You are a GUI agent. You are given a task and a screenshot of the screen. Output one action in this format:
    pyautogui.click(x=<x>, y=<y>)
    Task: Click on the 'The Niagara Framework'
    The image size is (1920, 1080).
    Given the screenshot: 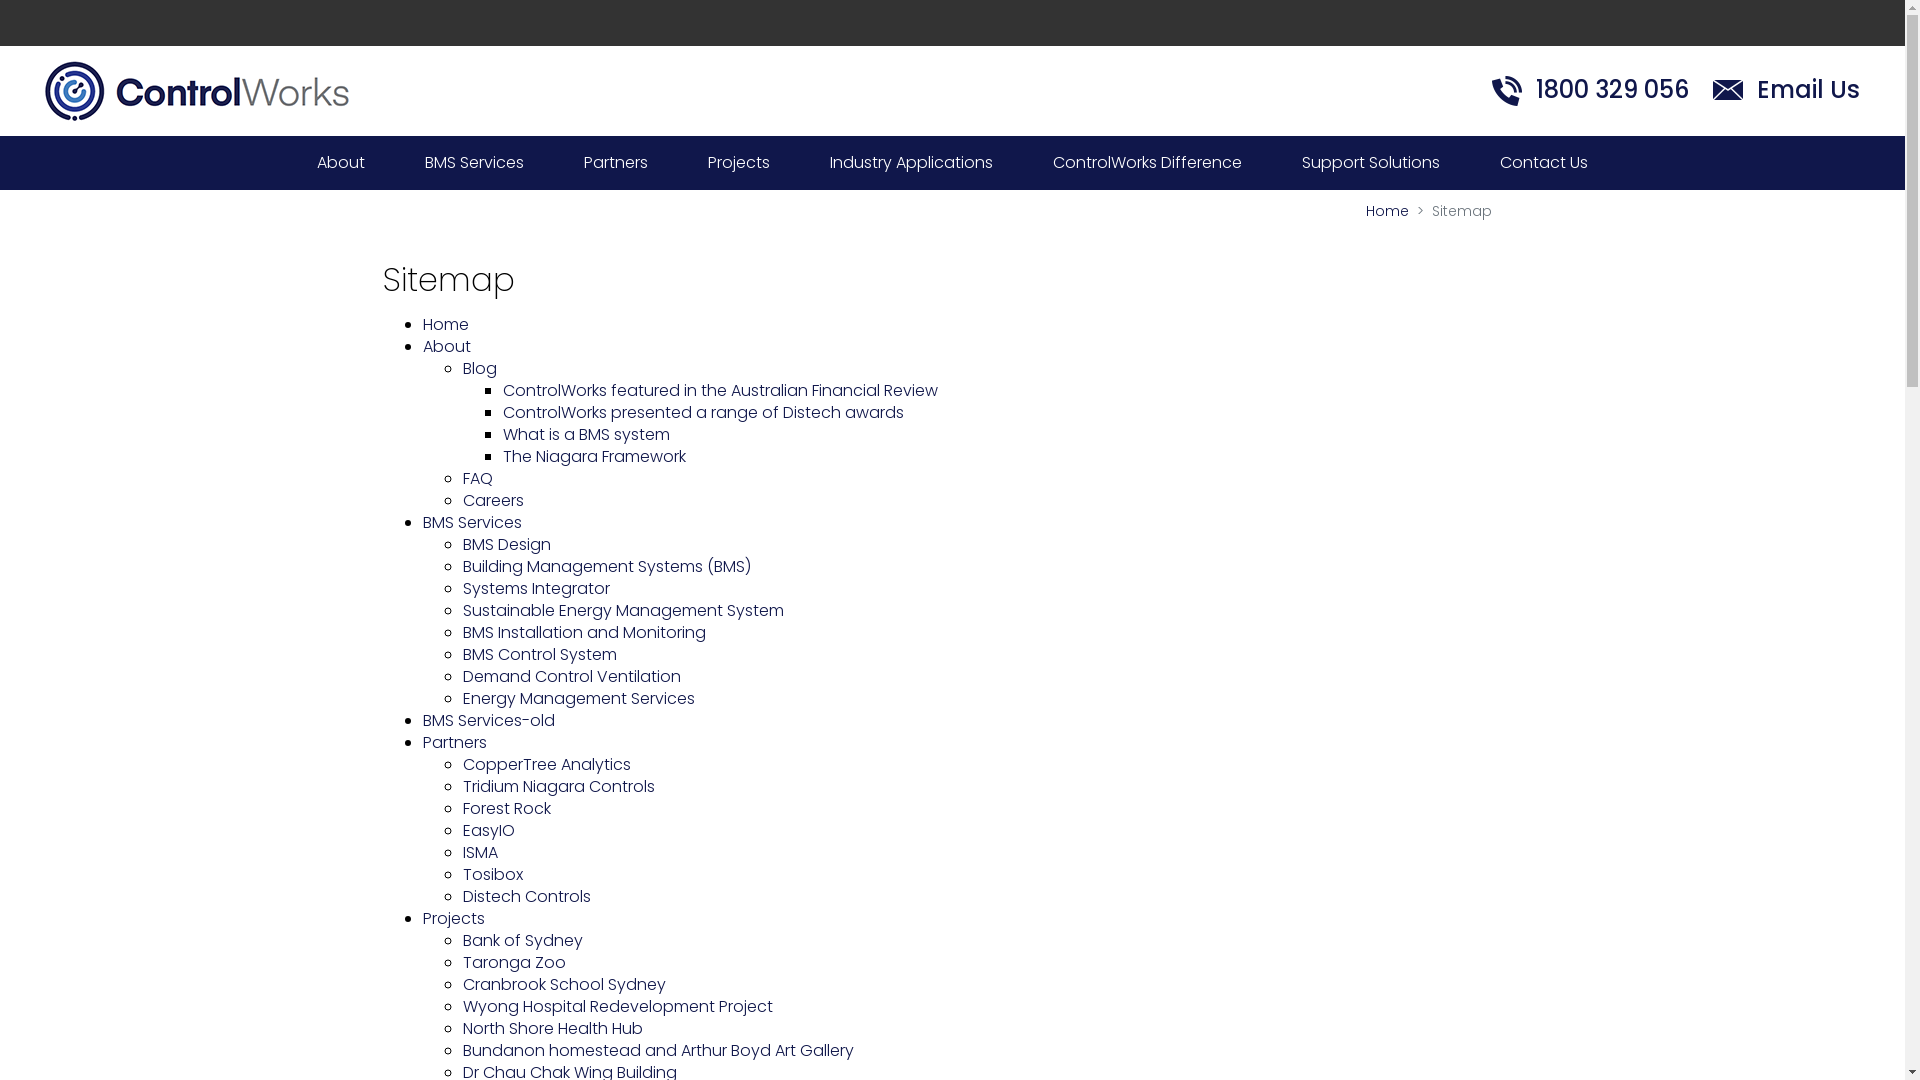 What is the action you would take?
    pyautogui.click(x=502, y=456)
    